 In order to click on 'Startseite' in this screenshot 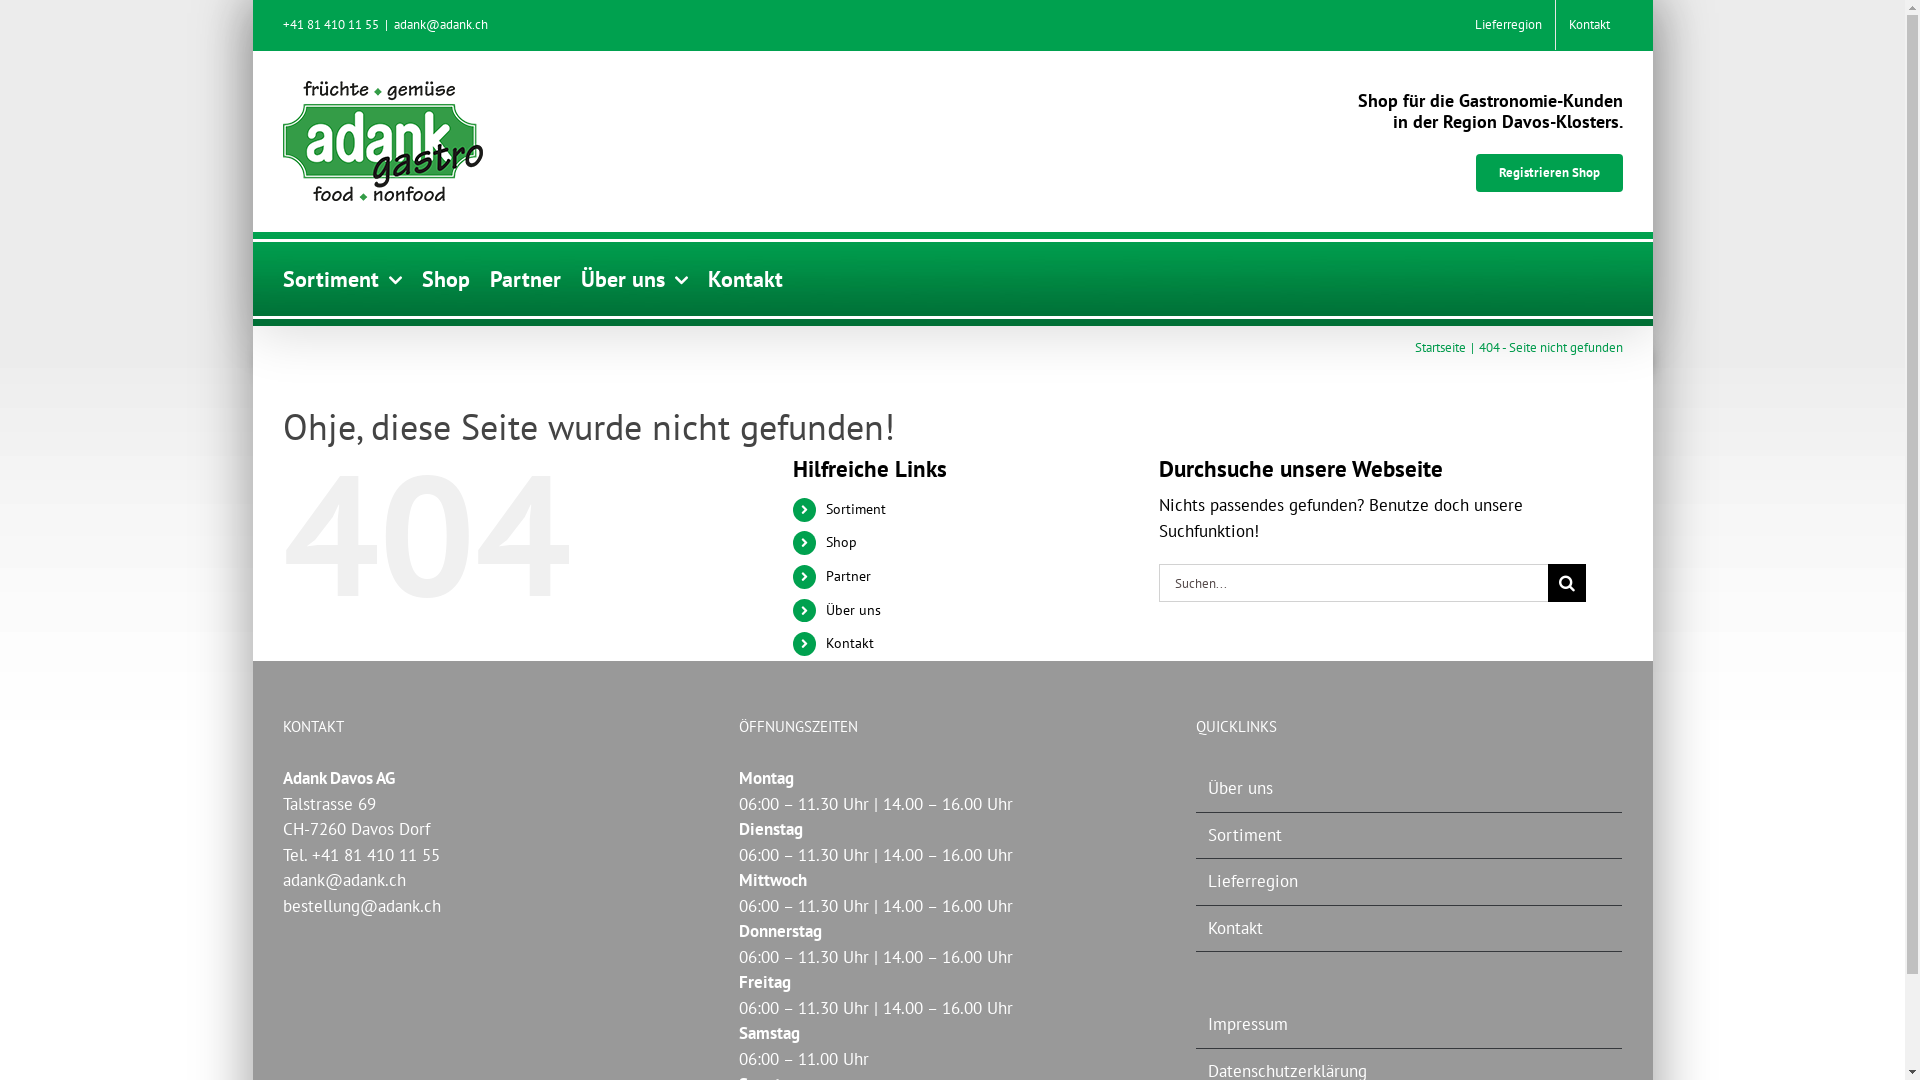, I will do `click(1438, 346)`.